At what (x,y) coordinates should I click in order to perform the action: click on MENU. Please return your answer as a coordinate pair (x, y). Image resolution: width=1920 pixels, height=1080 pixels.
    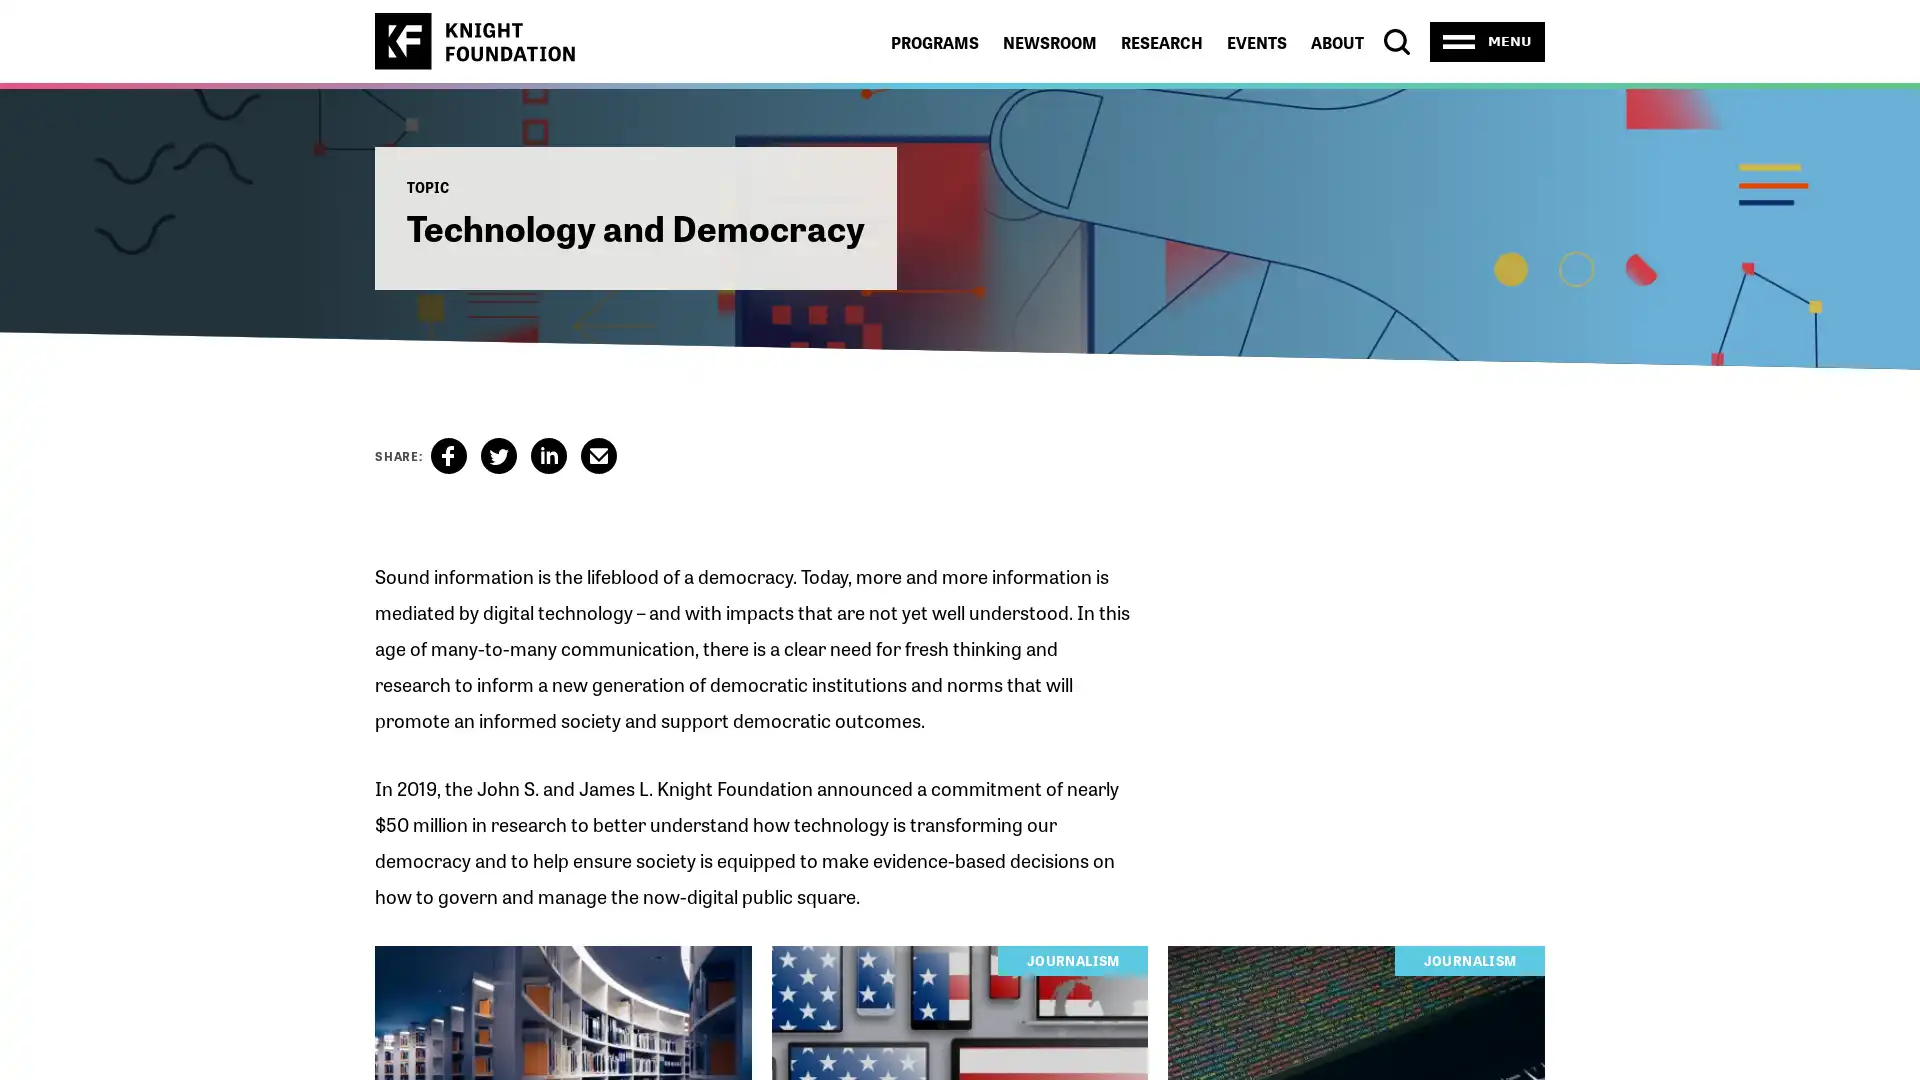
    Looking at the image, I should click on (1487, 41).